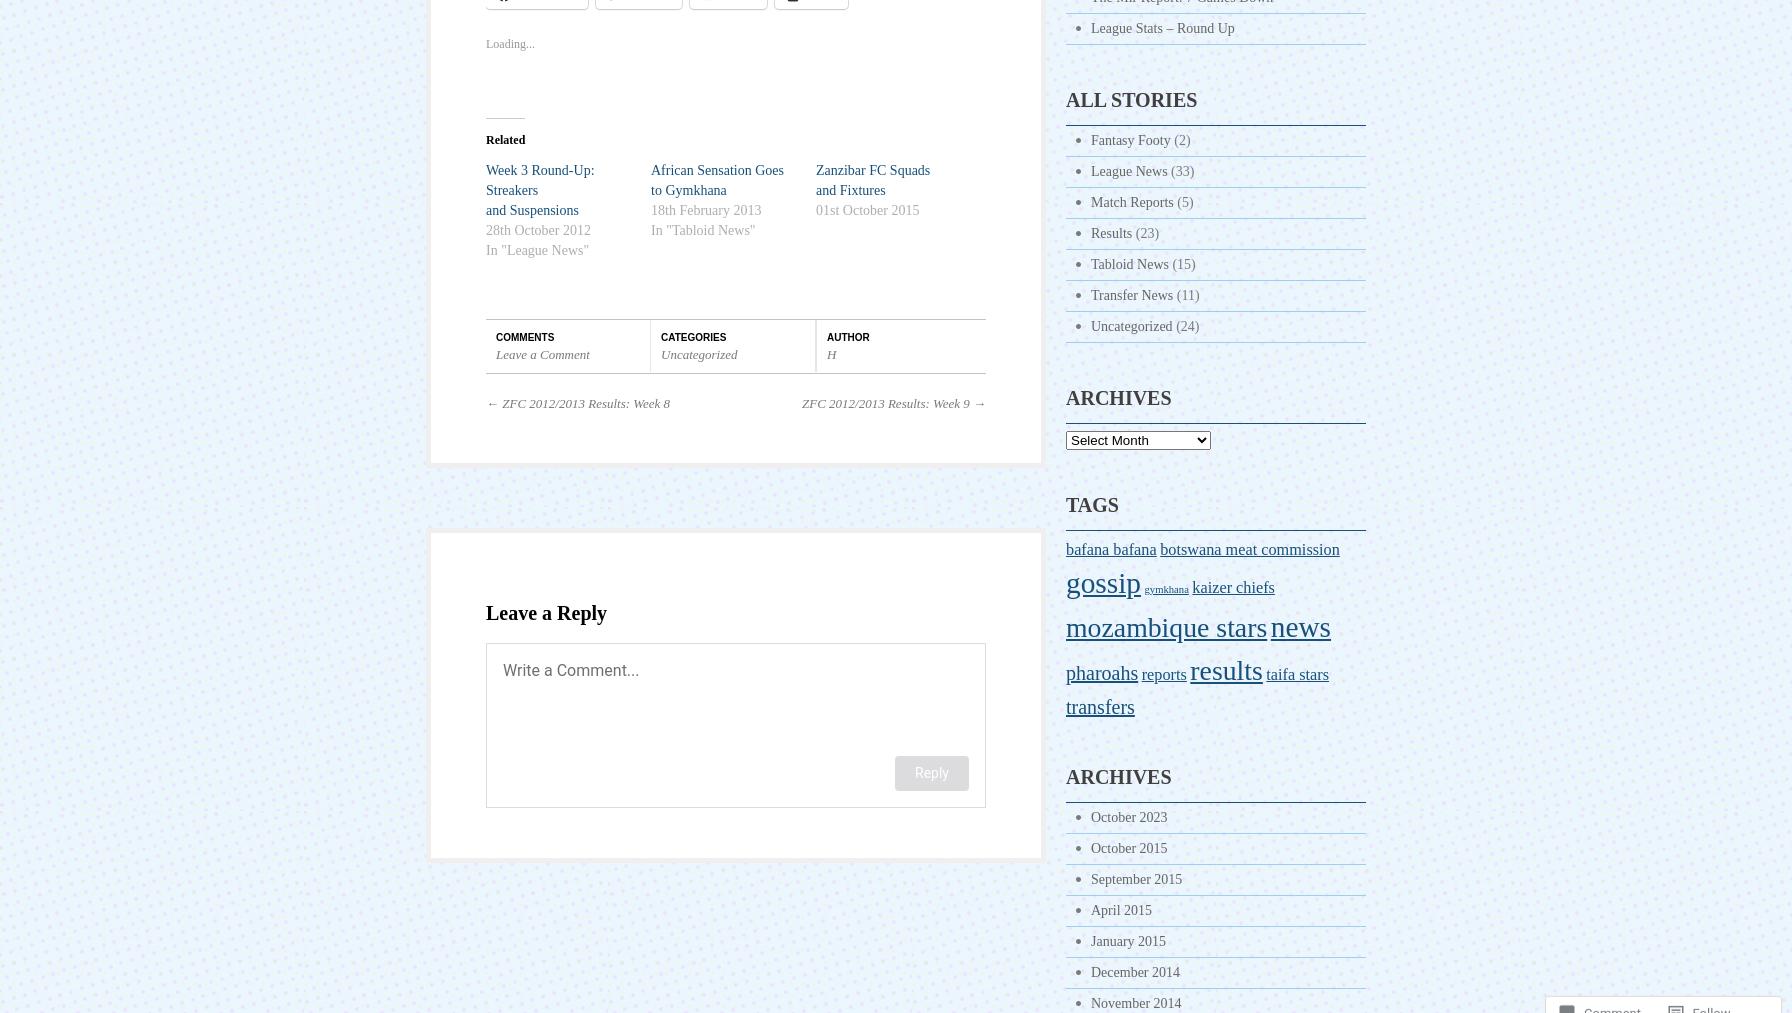 The image size is (1792, 1013). Describe the element at coordinates (1092, 503) in the screenshot. I see `'Tags'` at that location.